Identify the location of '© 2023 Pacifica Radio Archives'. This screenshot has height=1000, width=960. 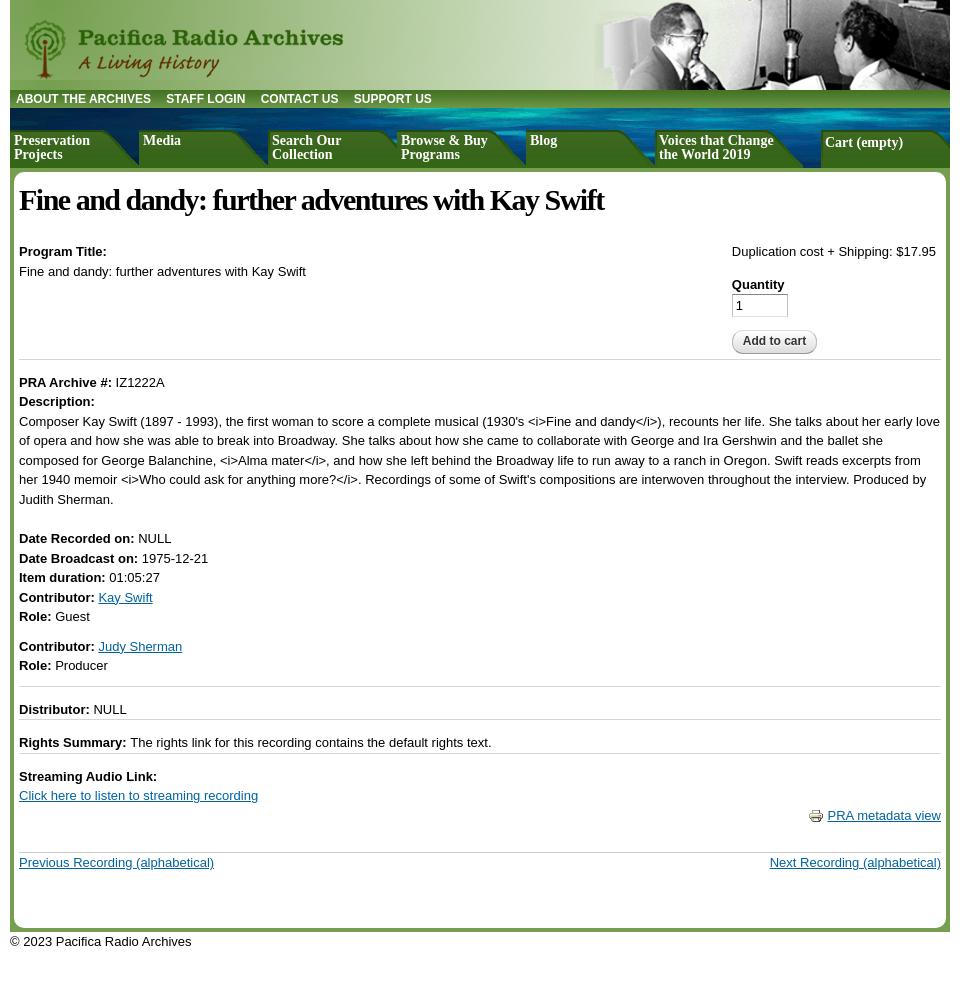
(100, 939).